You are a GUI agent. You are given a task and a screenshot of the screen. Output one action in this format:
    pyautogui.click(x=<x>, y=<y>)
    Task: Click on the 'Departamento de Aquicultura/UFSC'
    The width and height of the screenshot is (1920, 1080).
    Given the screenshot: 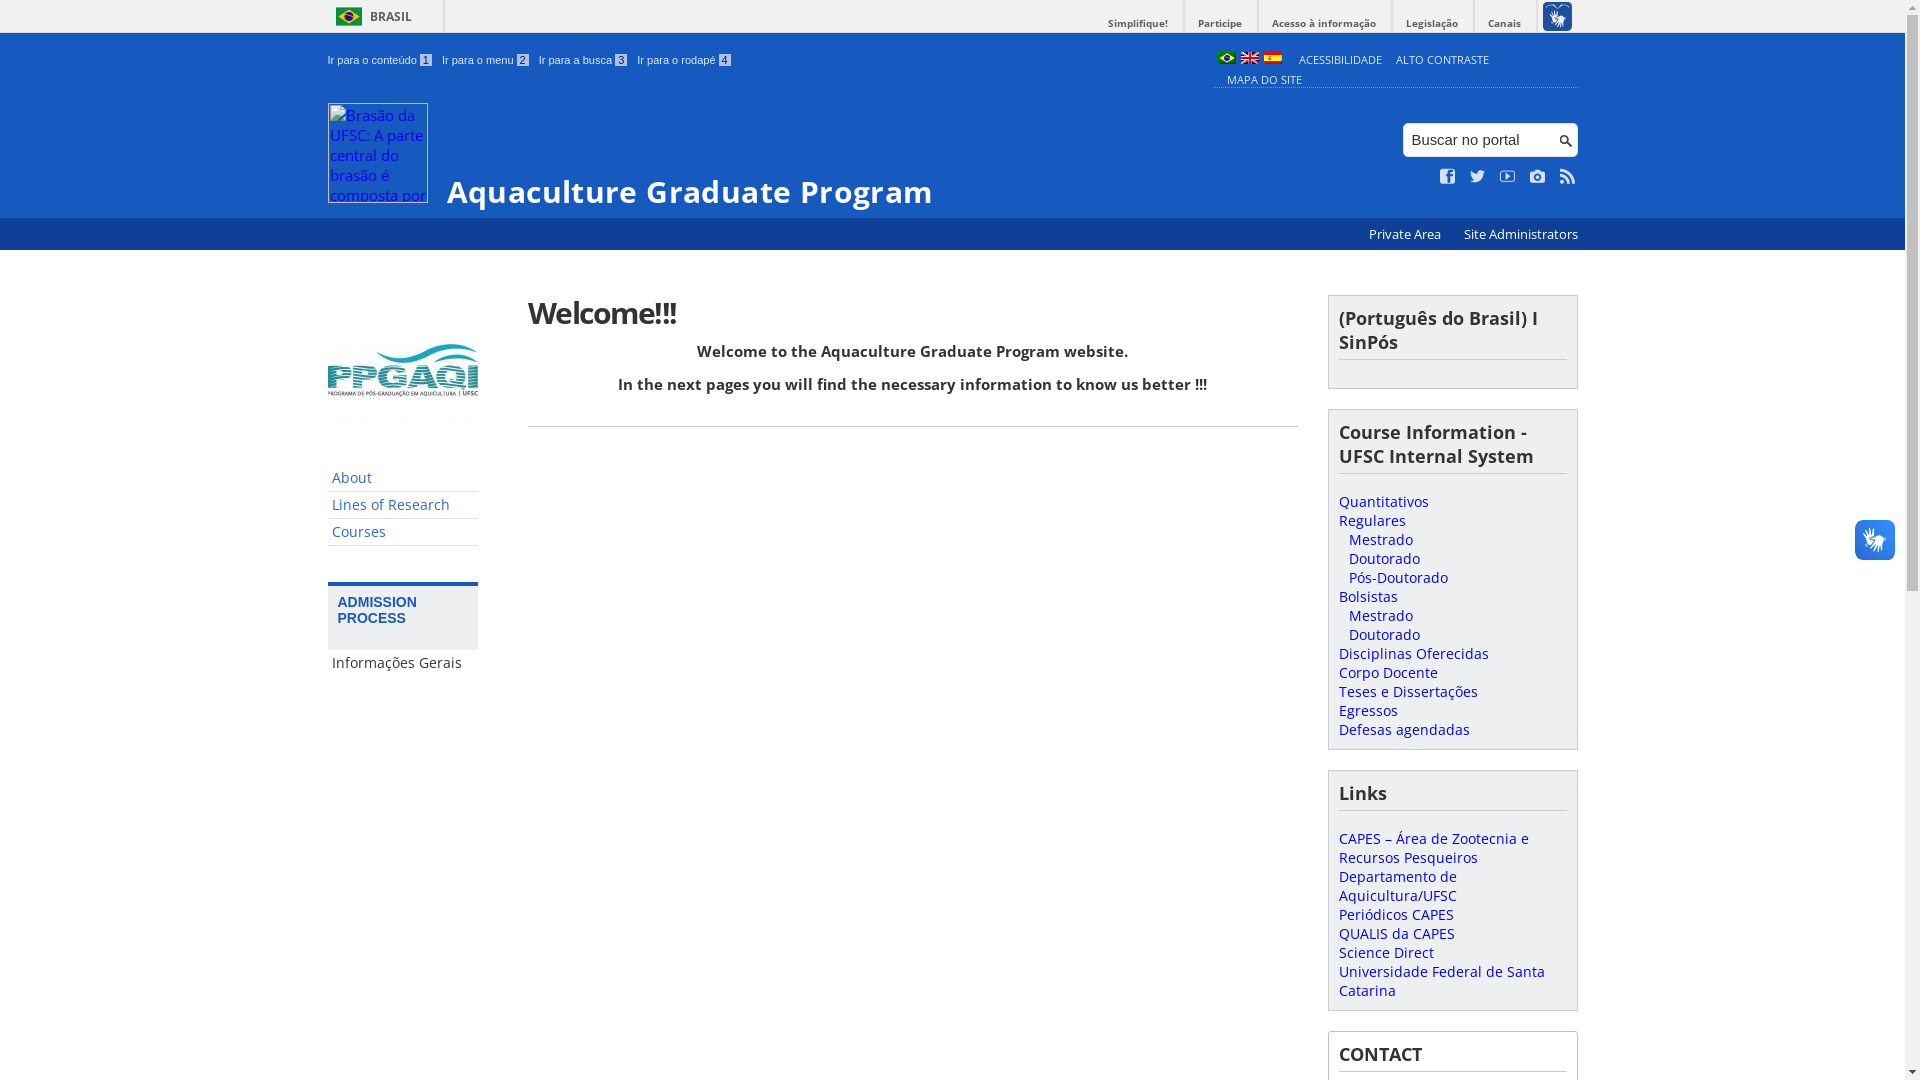 What is the action you would take?
    pyautogui.click(x=1338, y=885)
    